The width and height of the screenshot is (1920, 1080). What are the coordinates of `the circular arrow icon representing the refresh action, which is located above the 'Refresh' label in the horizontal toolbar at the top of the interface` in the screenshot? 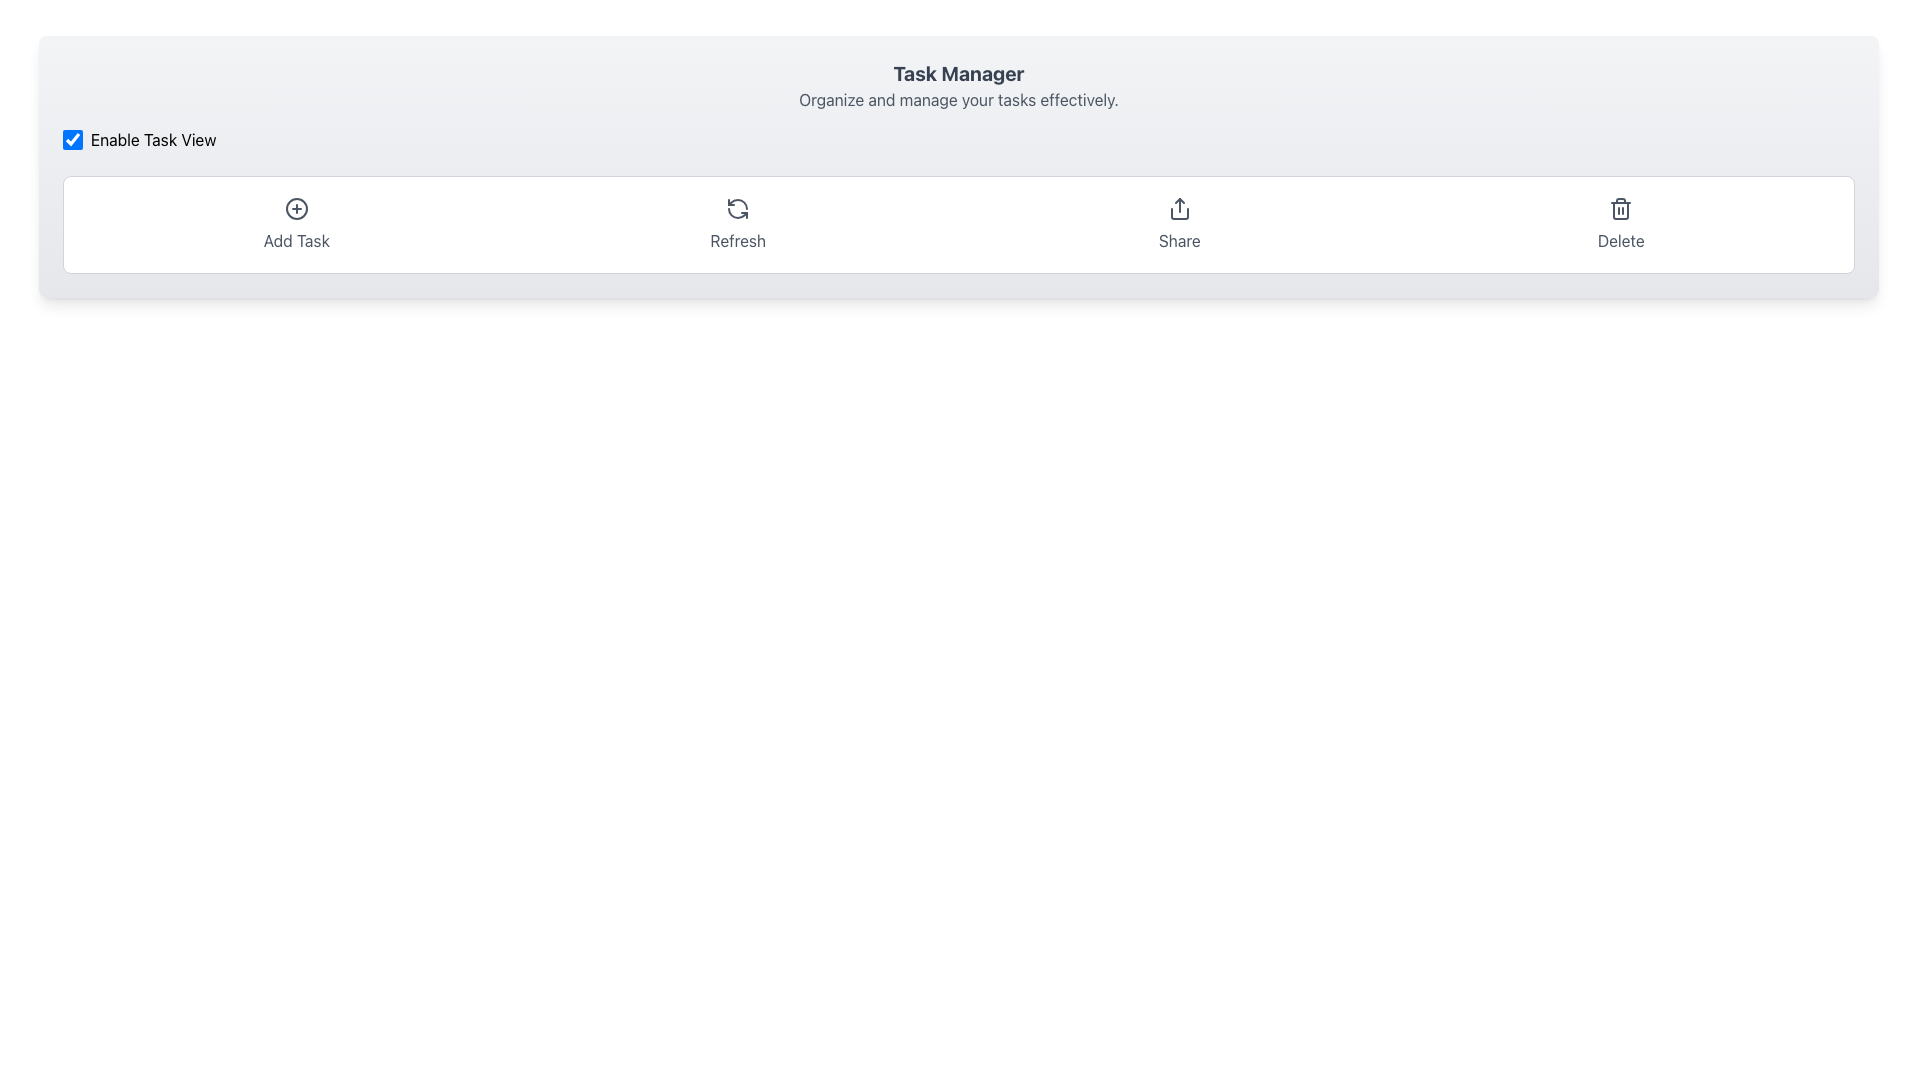 It's located at (737, 208).